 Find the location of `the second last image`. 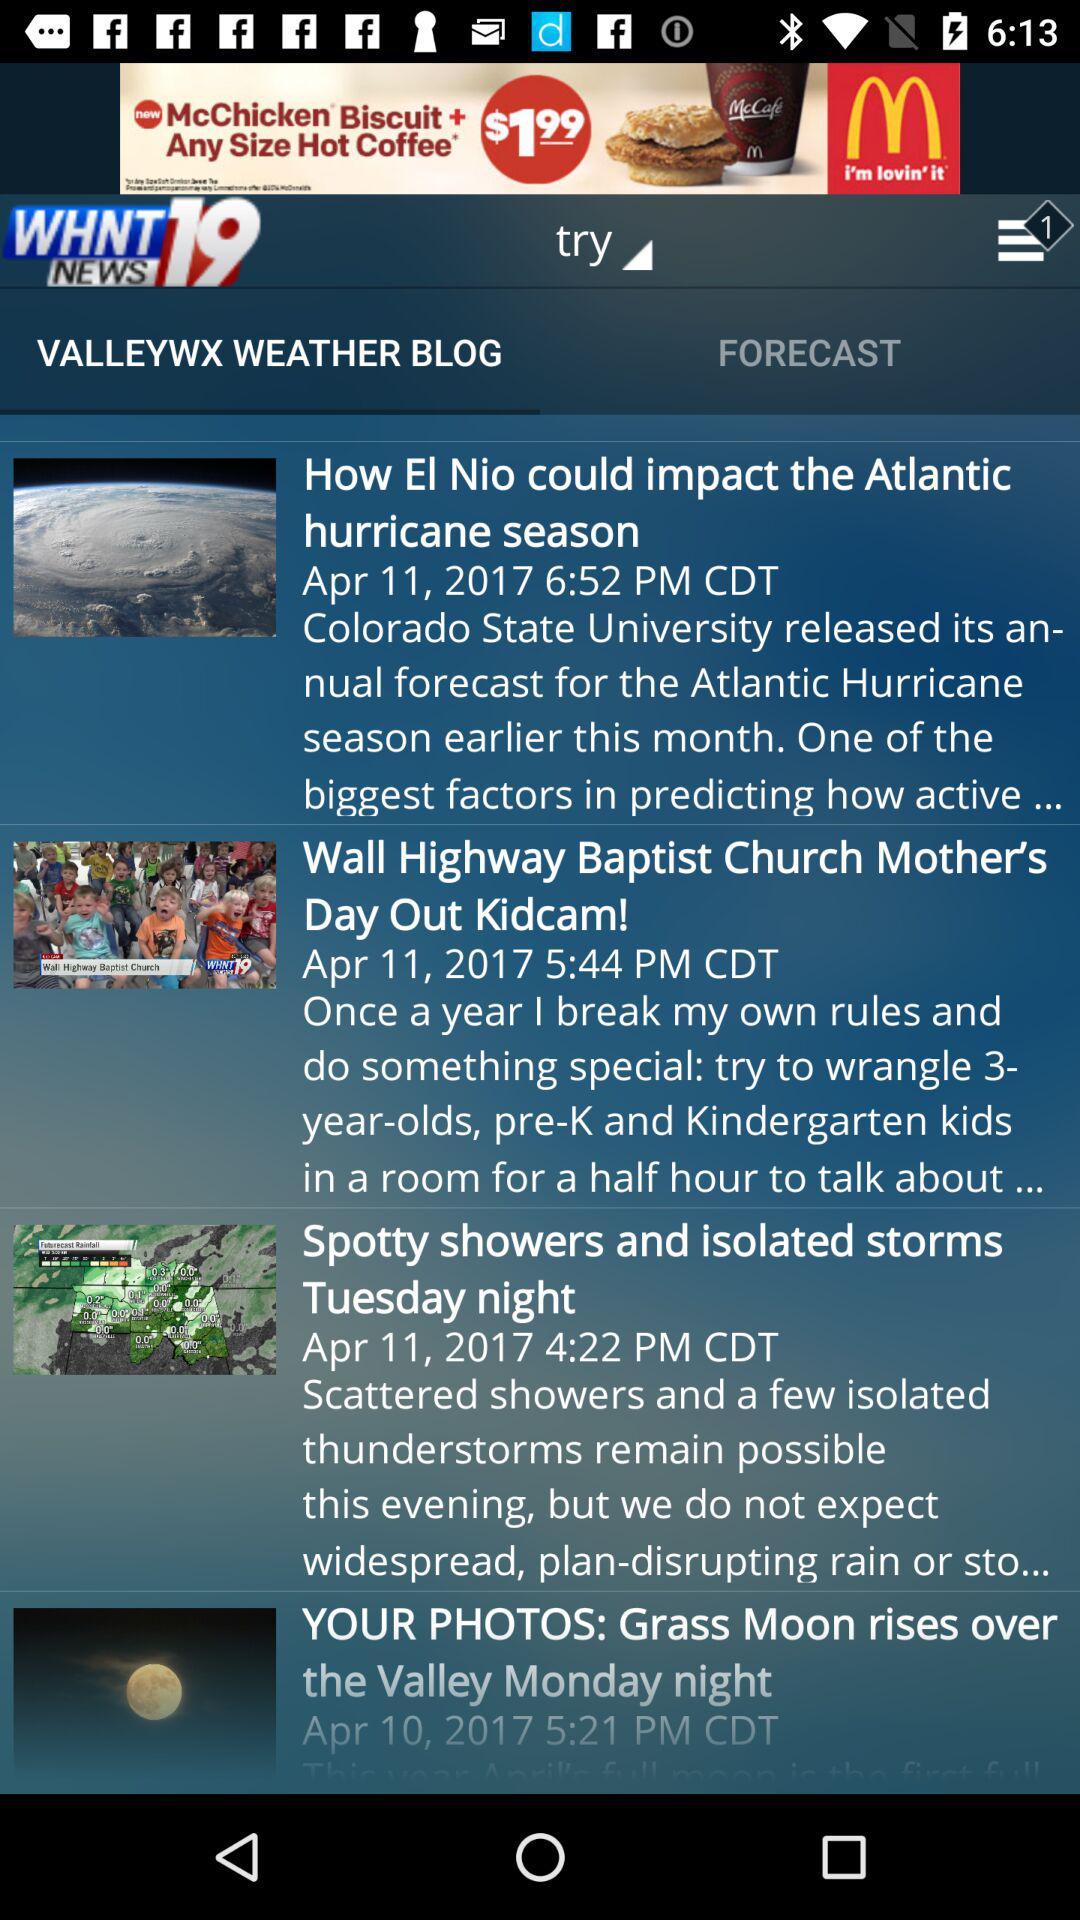

the second last image is located at coordinates (144, 1300).